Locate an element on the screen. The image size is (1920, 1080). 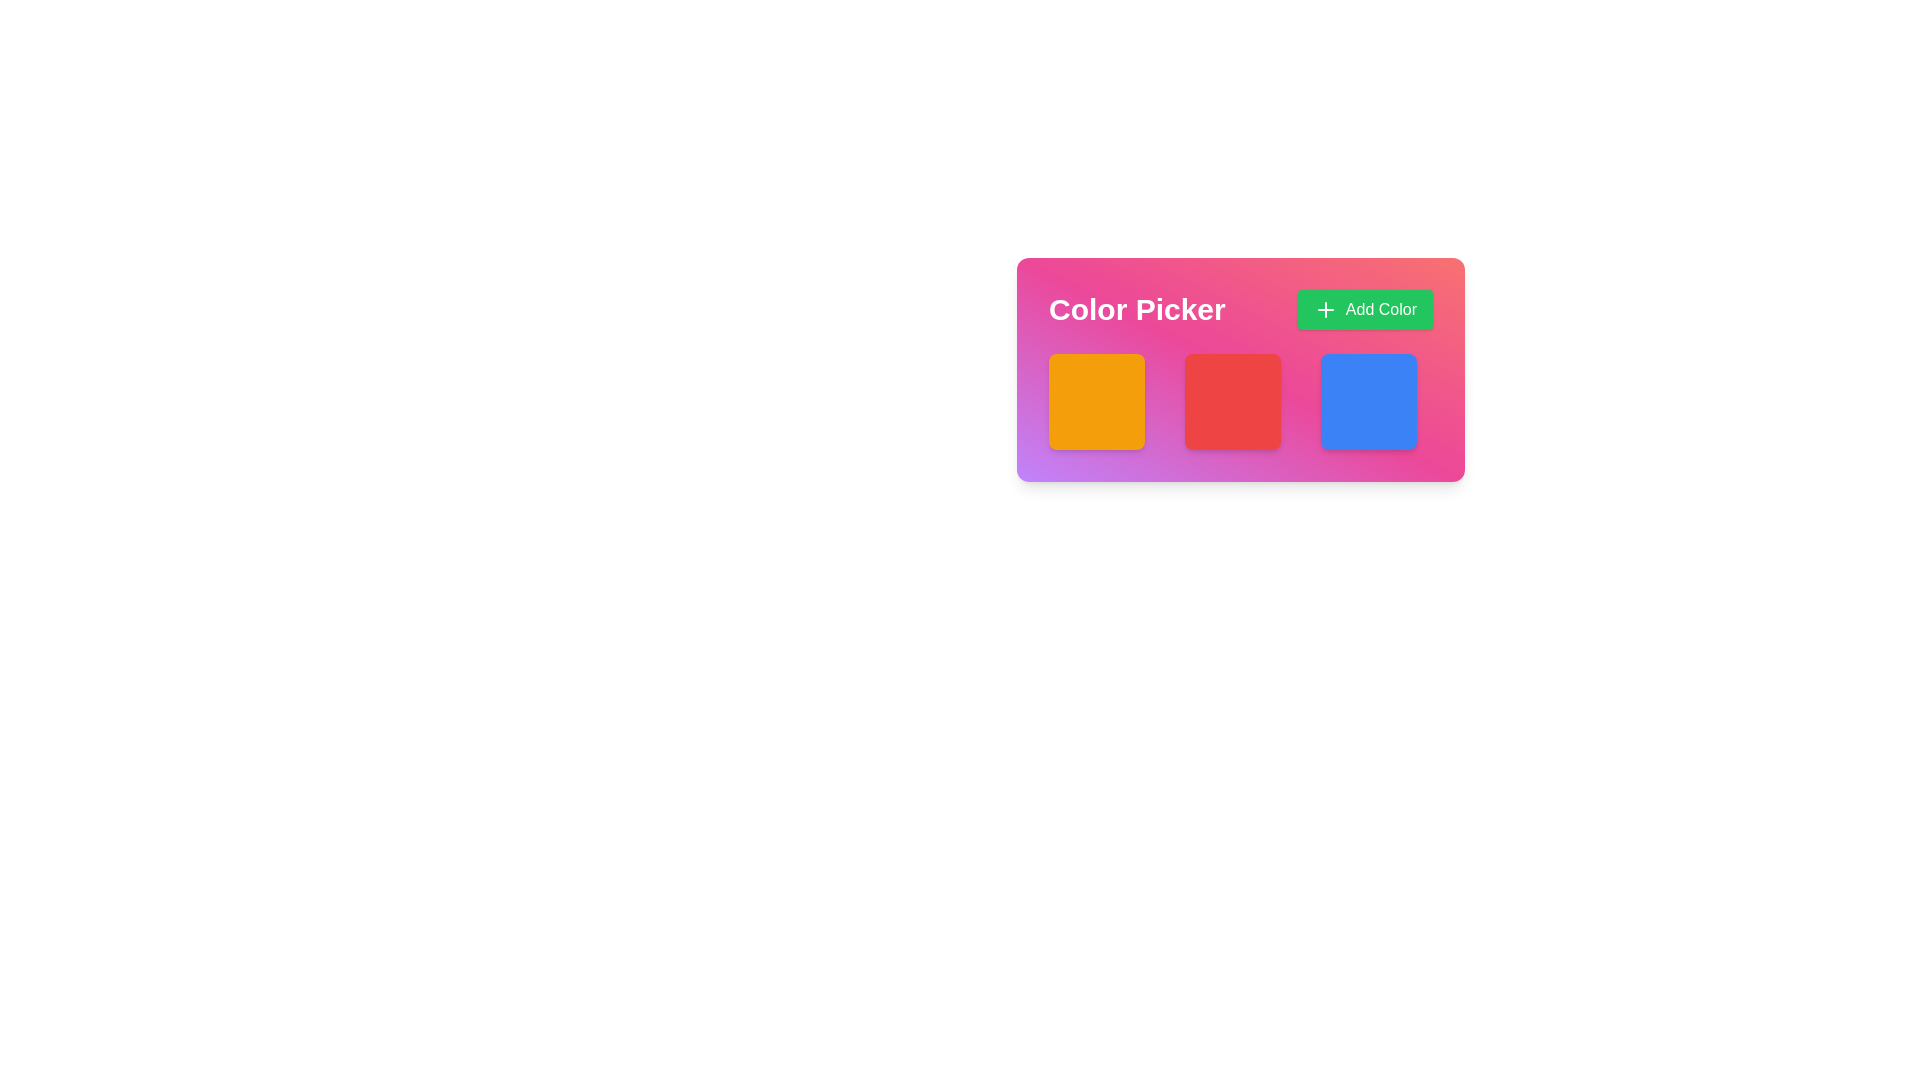
the trash icon button located in the top-right corner of the blue square tile in the 'Color Picker' section is located at coordinates (1414, 371).